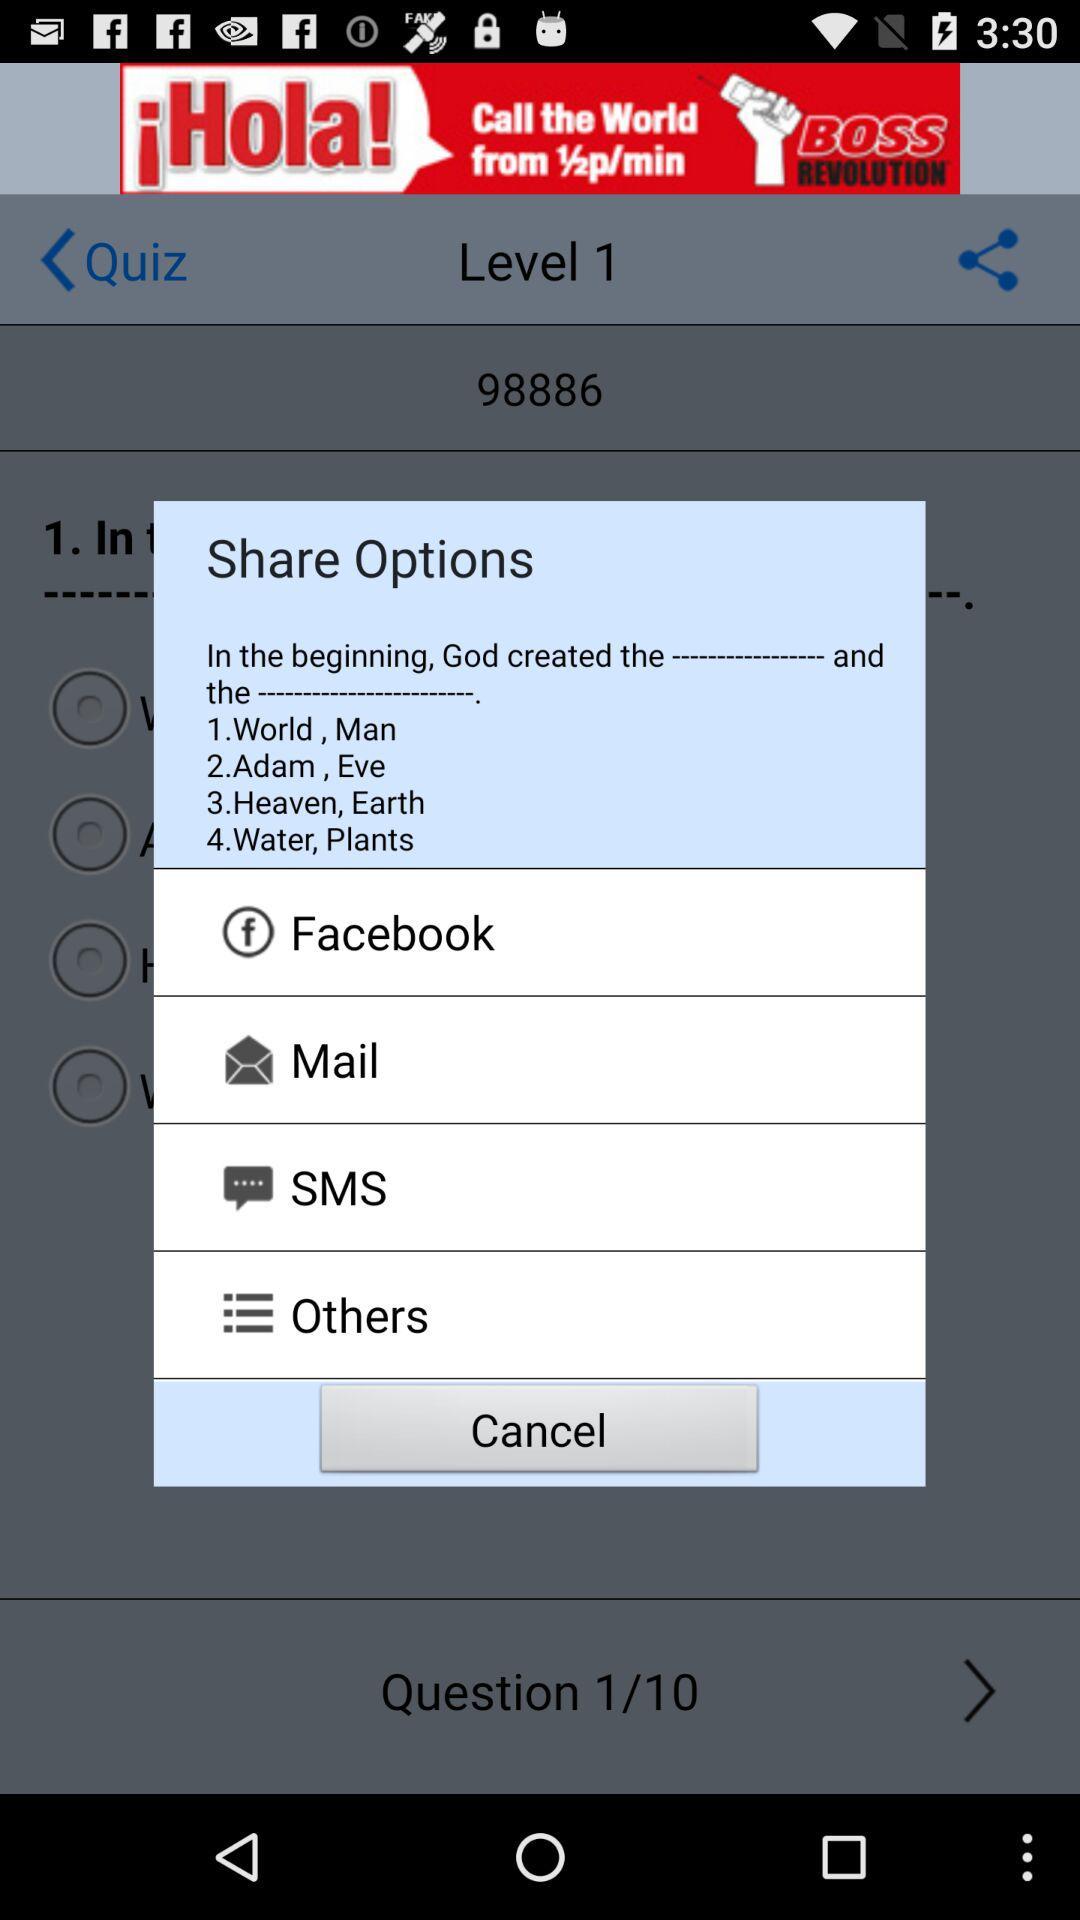 Image resolution: width=1080 pixels, height=1920 pixels. What do you see at coordinates (987, 277) in the screenshot?
I see `the share icon` at bounding box center [987, 277].